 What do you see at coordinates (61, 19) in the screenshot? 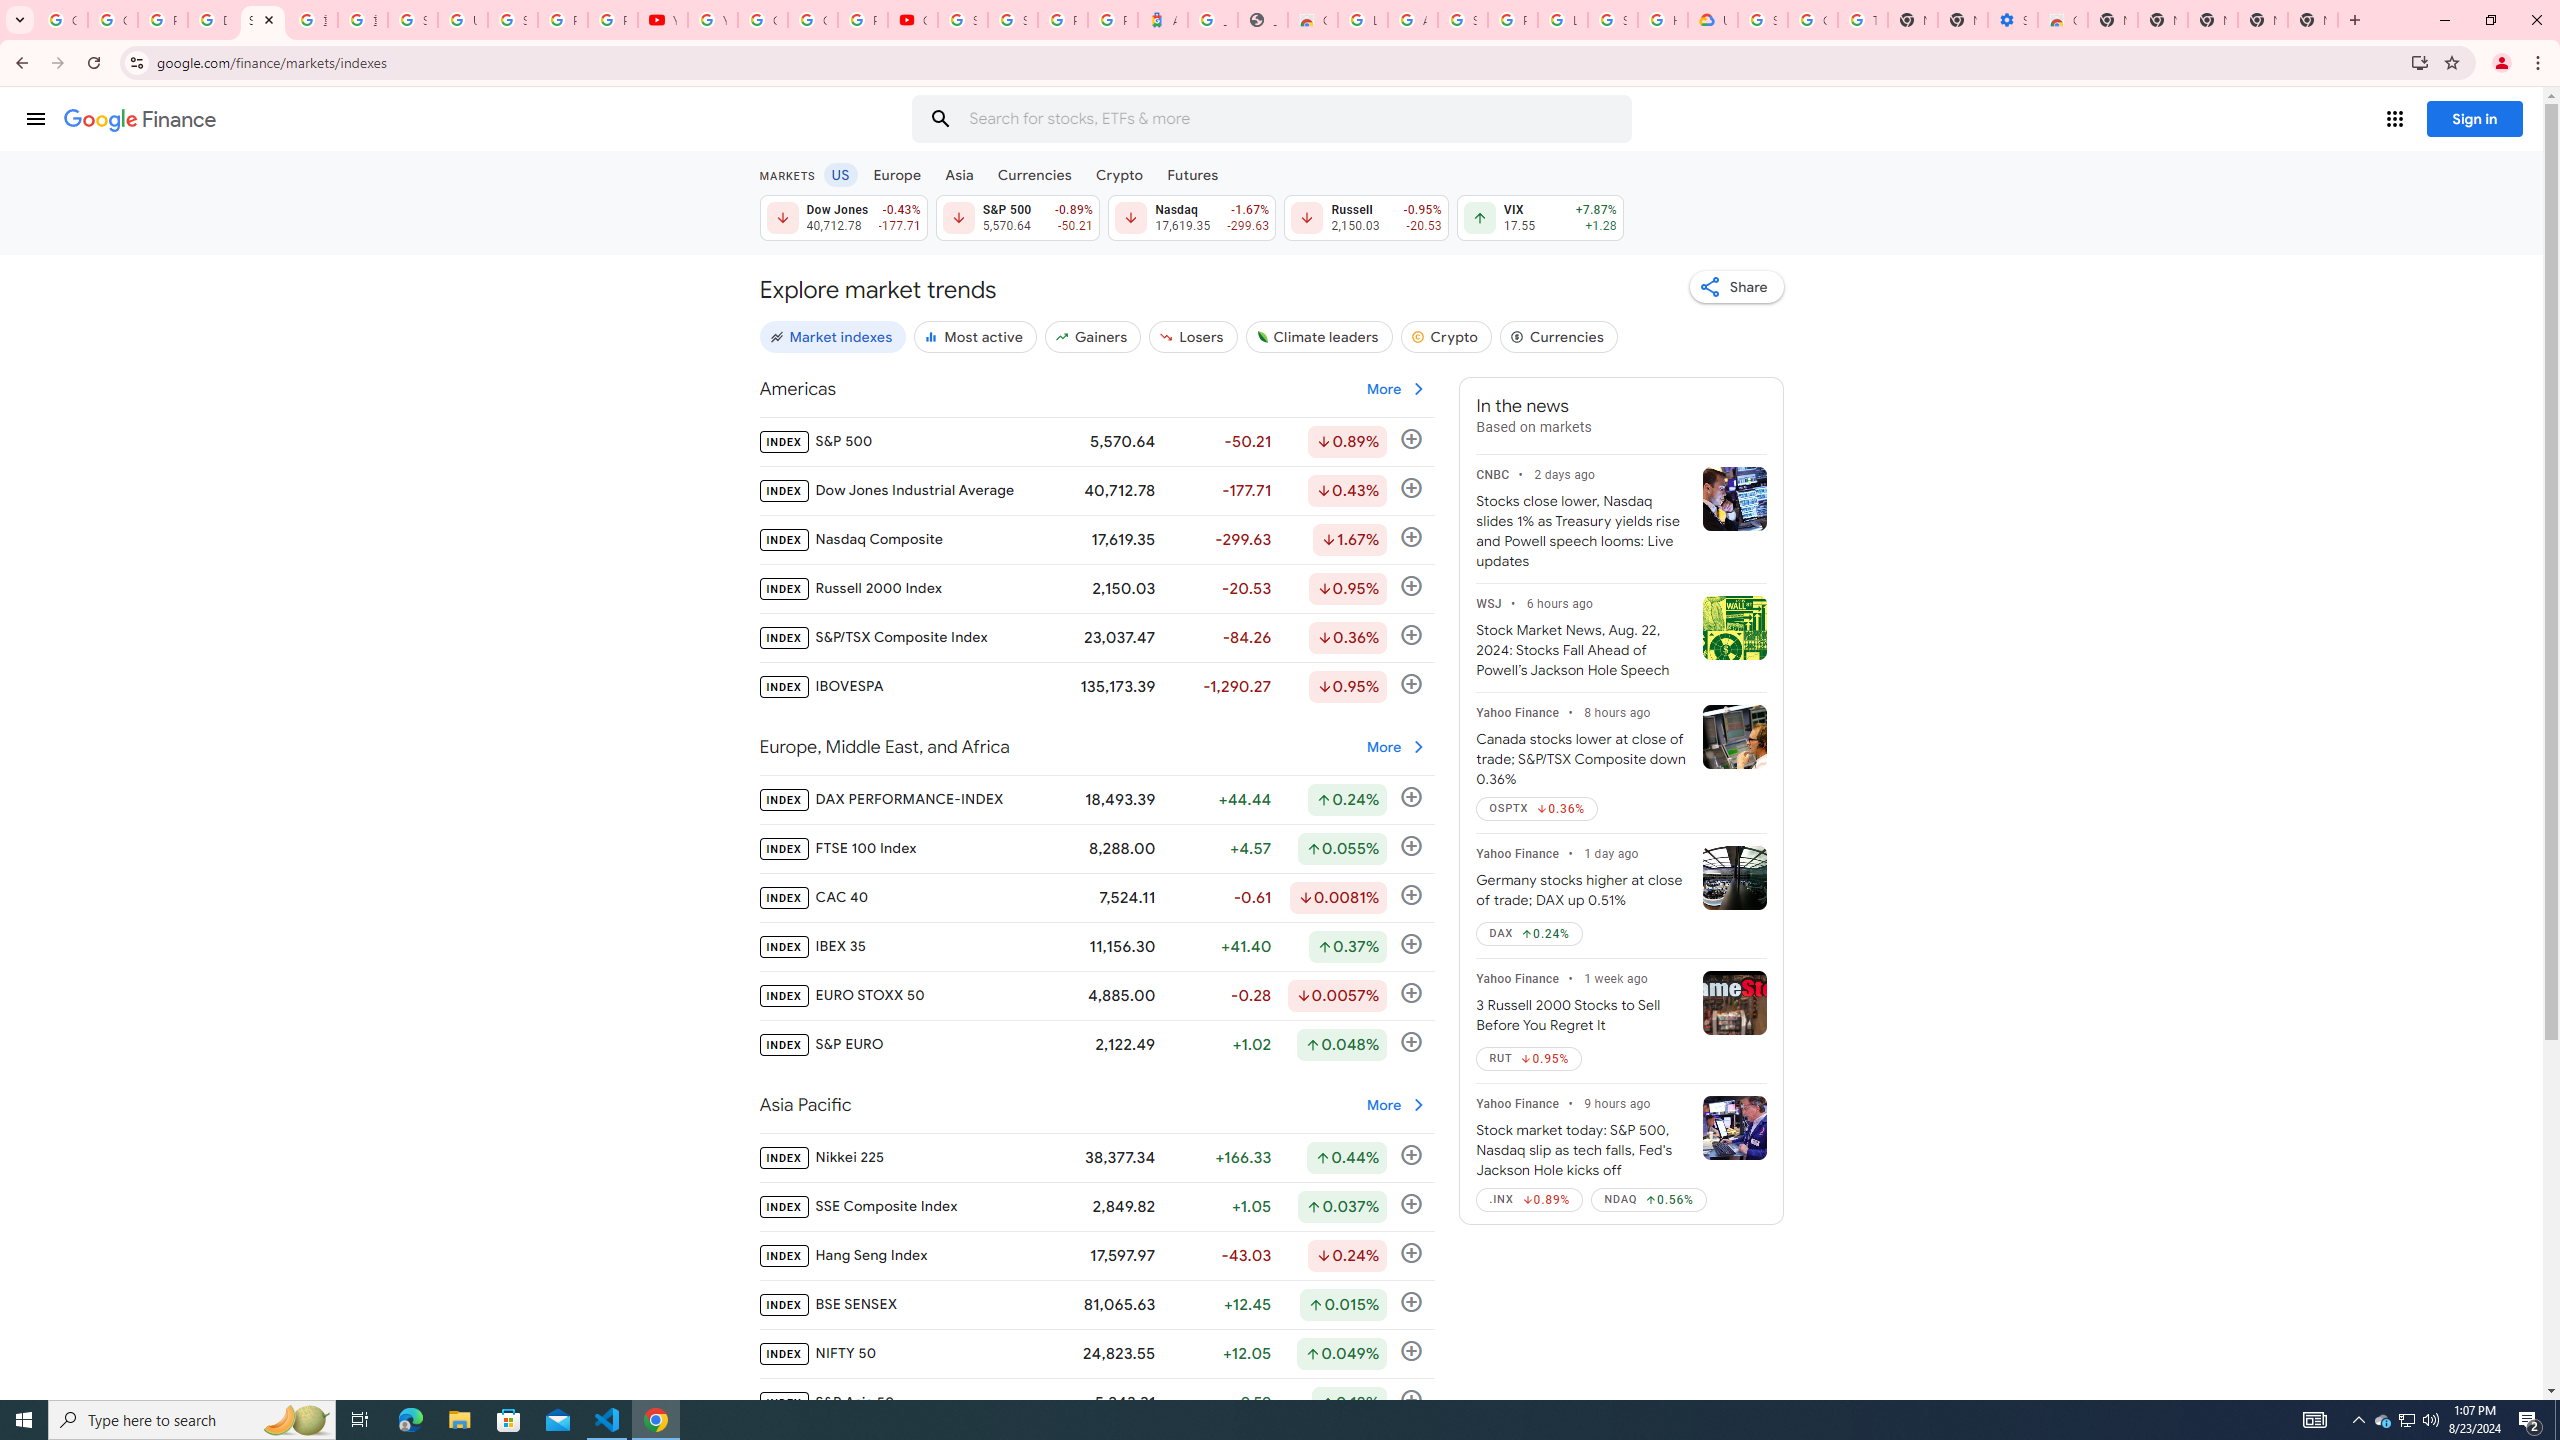
I see `'Google Workspace Admin Community'` at bounding box center [61, 19].